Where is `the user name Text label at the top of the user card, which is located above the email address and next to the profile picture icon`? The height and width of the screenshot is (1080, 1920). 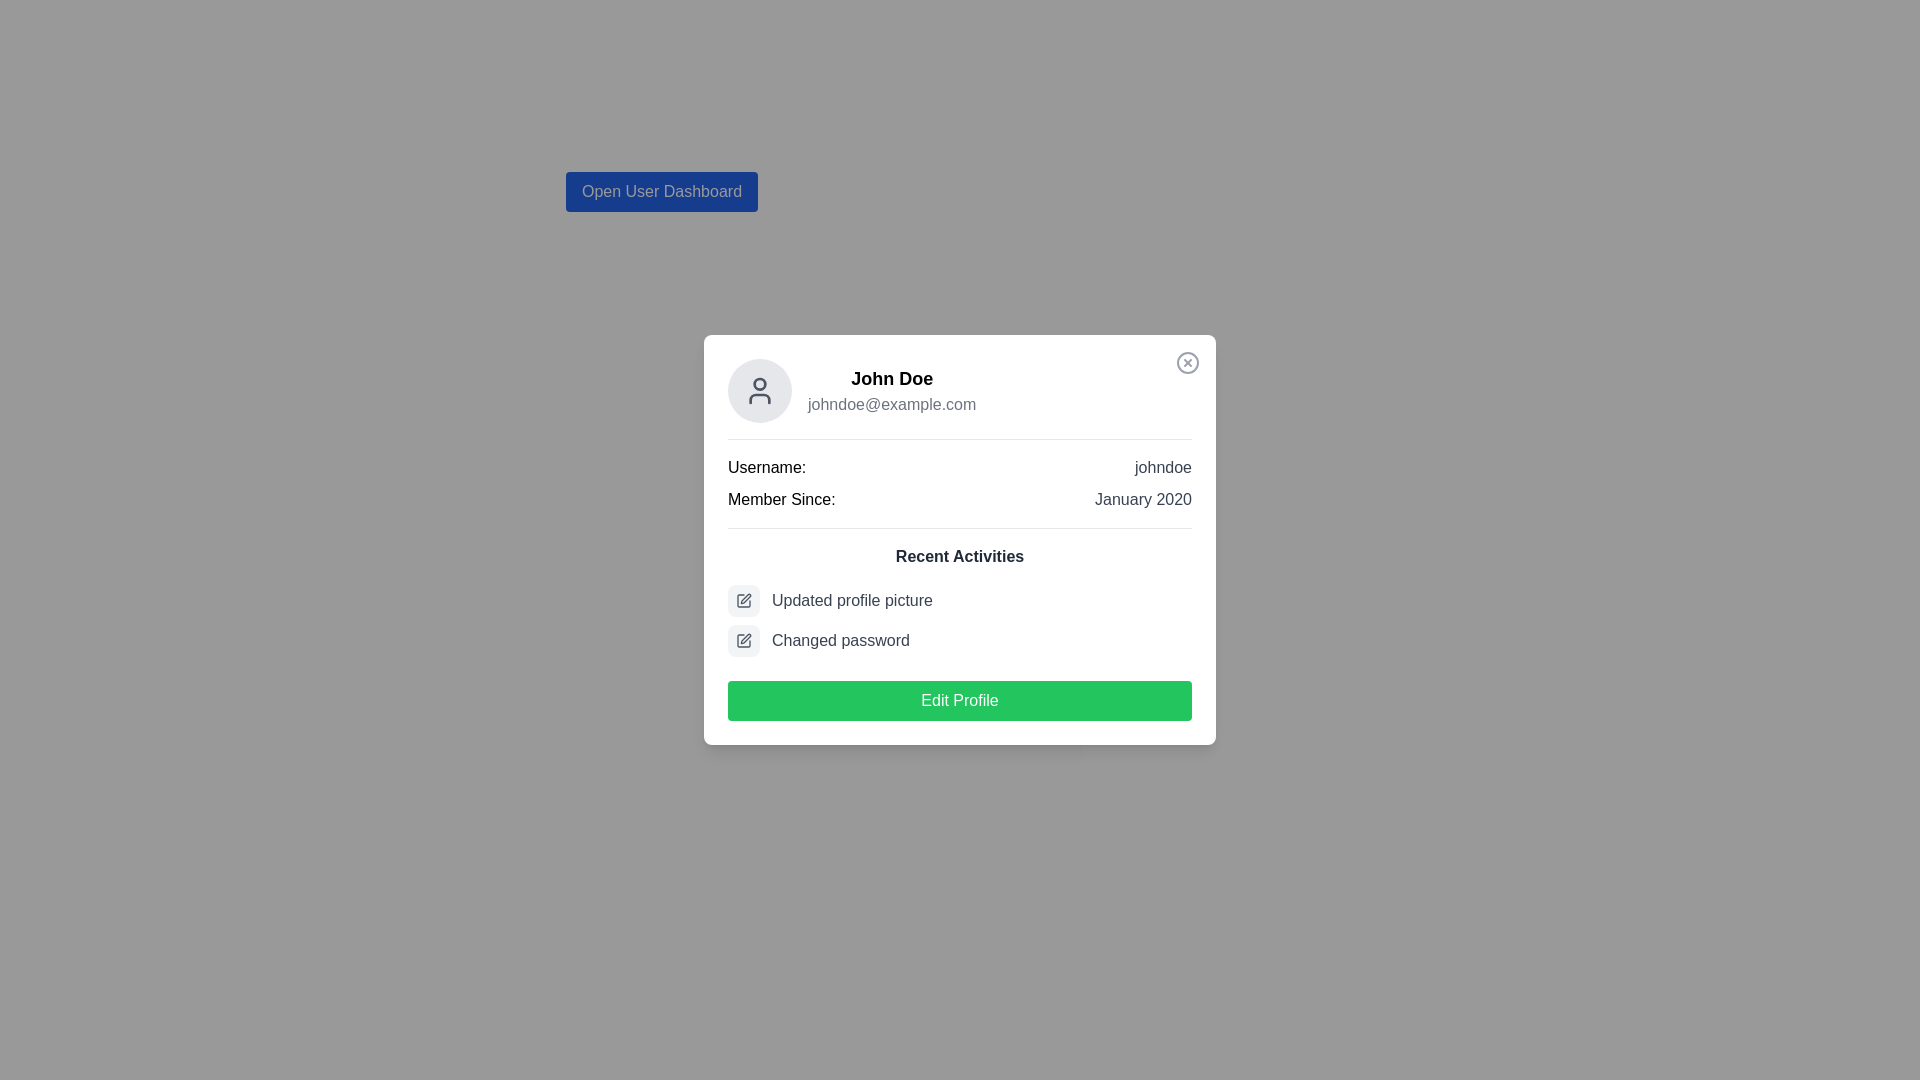 the user name Text label at the top of the user card, which is located above the email address and next to the profile picture icon is located at coordinates (891, 378).